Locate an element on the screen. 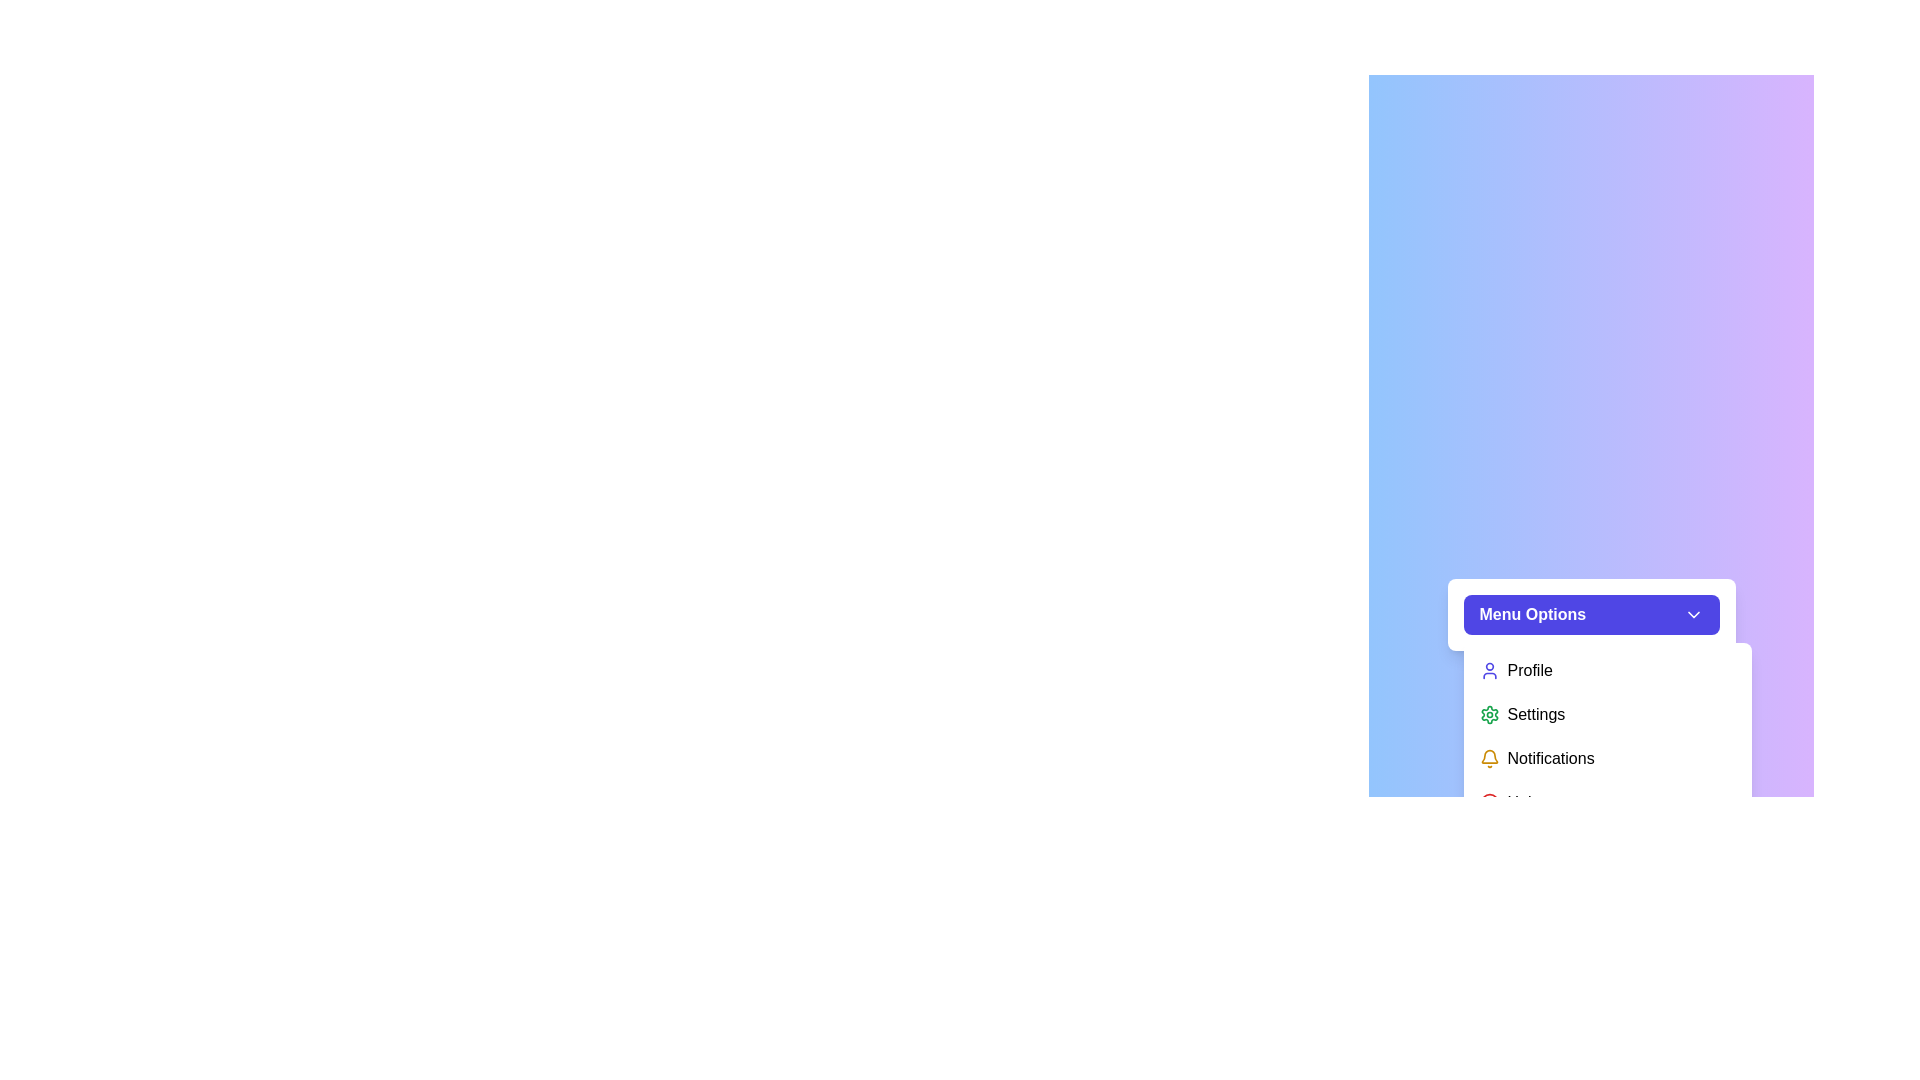  the 'Menu Options' dropdown button is located at coordinates (1590, 613).